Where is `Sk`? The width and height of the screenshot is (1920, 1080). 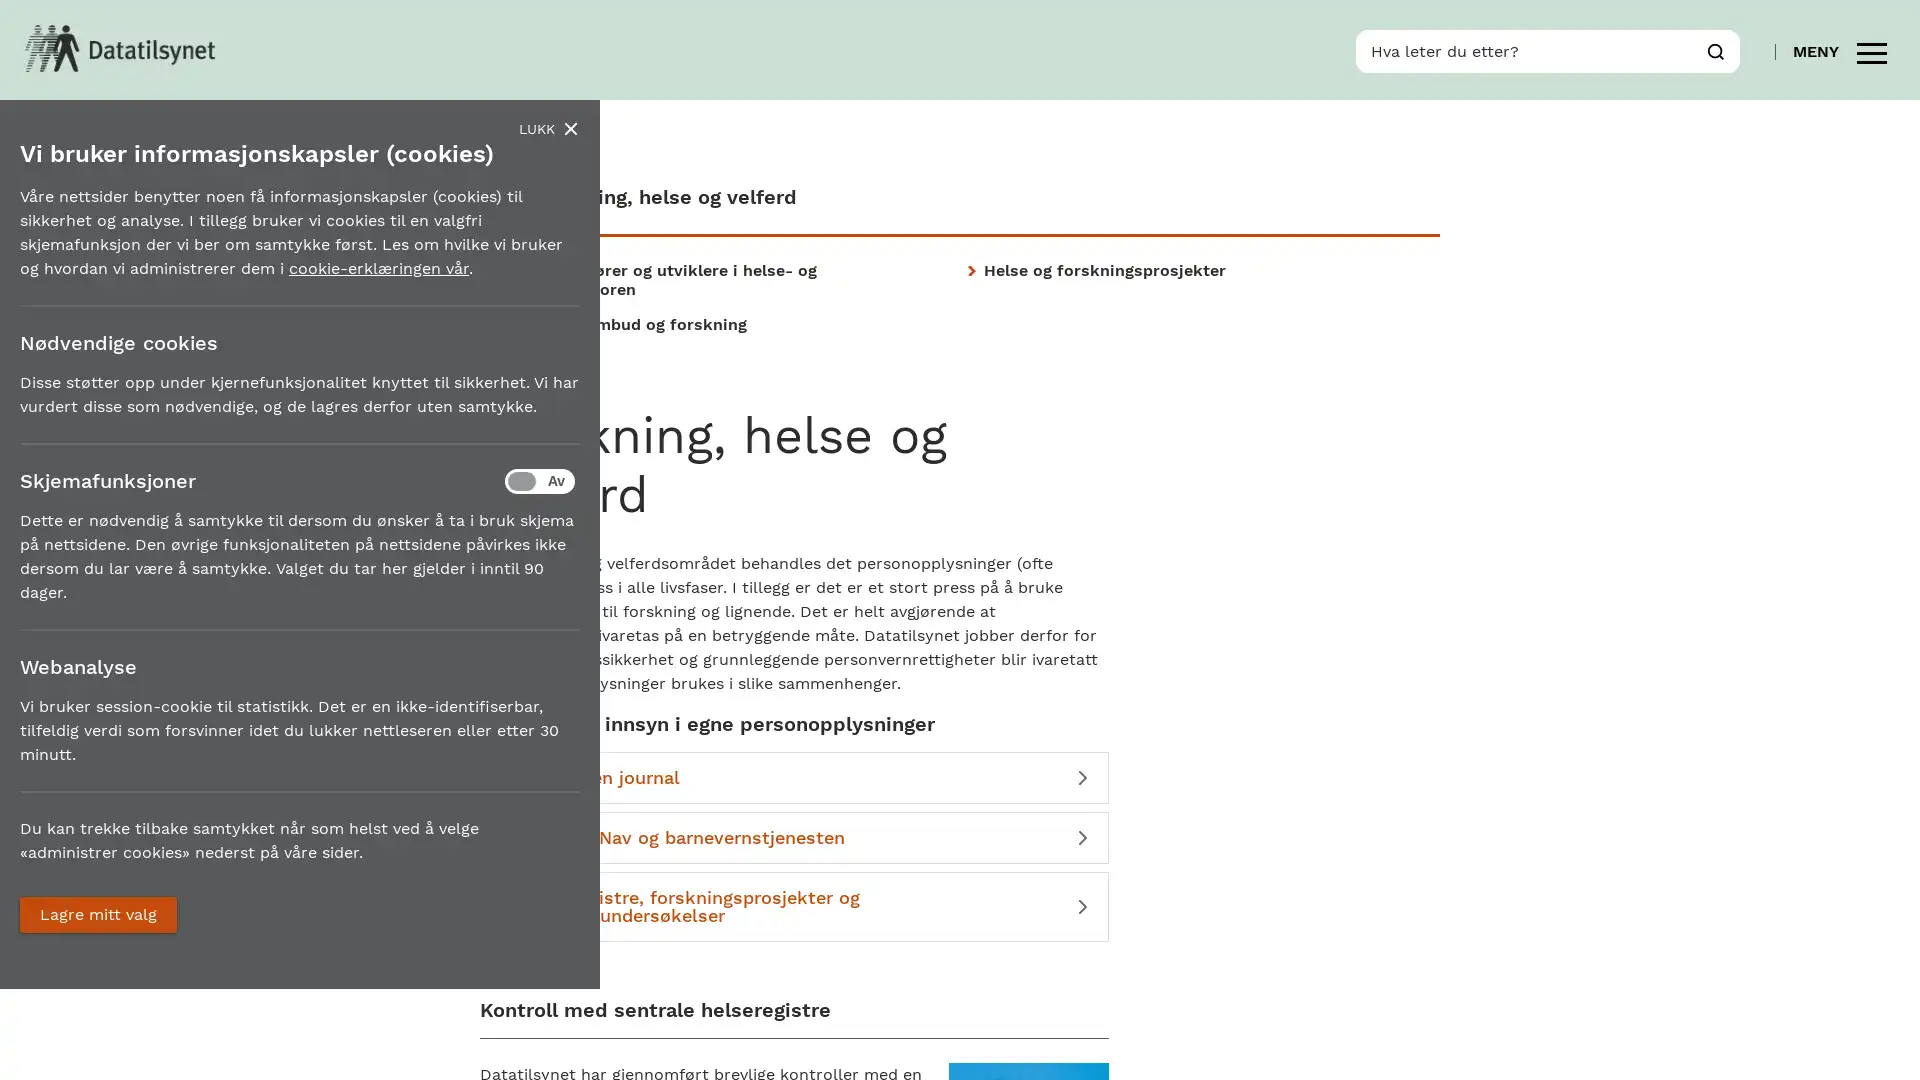
Sk is located at coordinates (1715, 49).